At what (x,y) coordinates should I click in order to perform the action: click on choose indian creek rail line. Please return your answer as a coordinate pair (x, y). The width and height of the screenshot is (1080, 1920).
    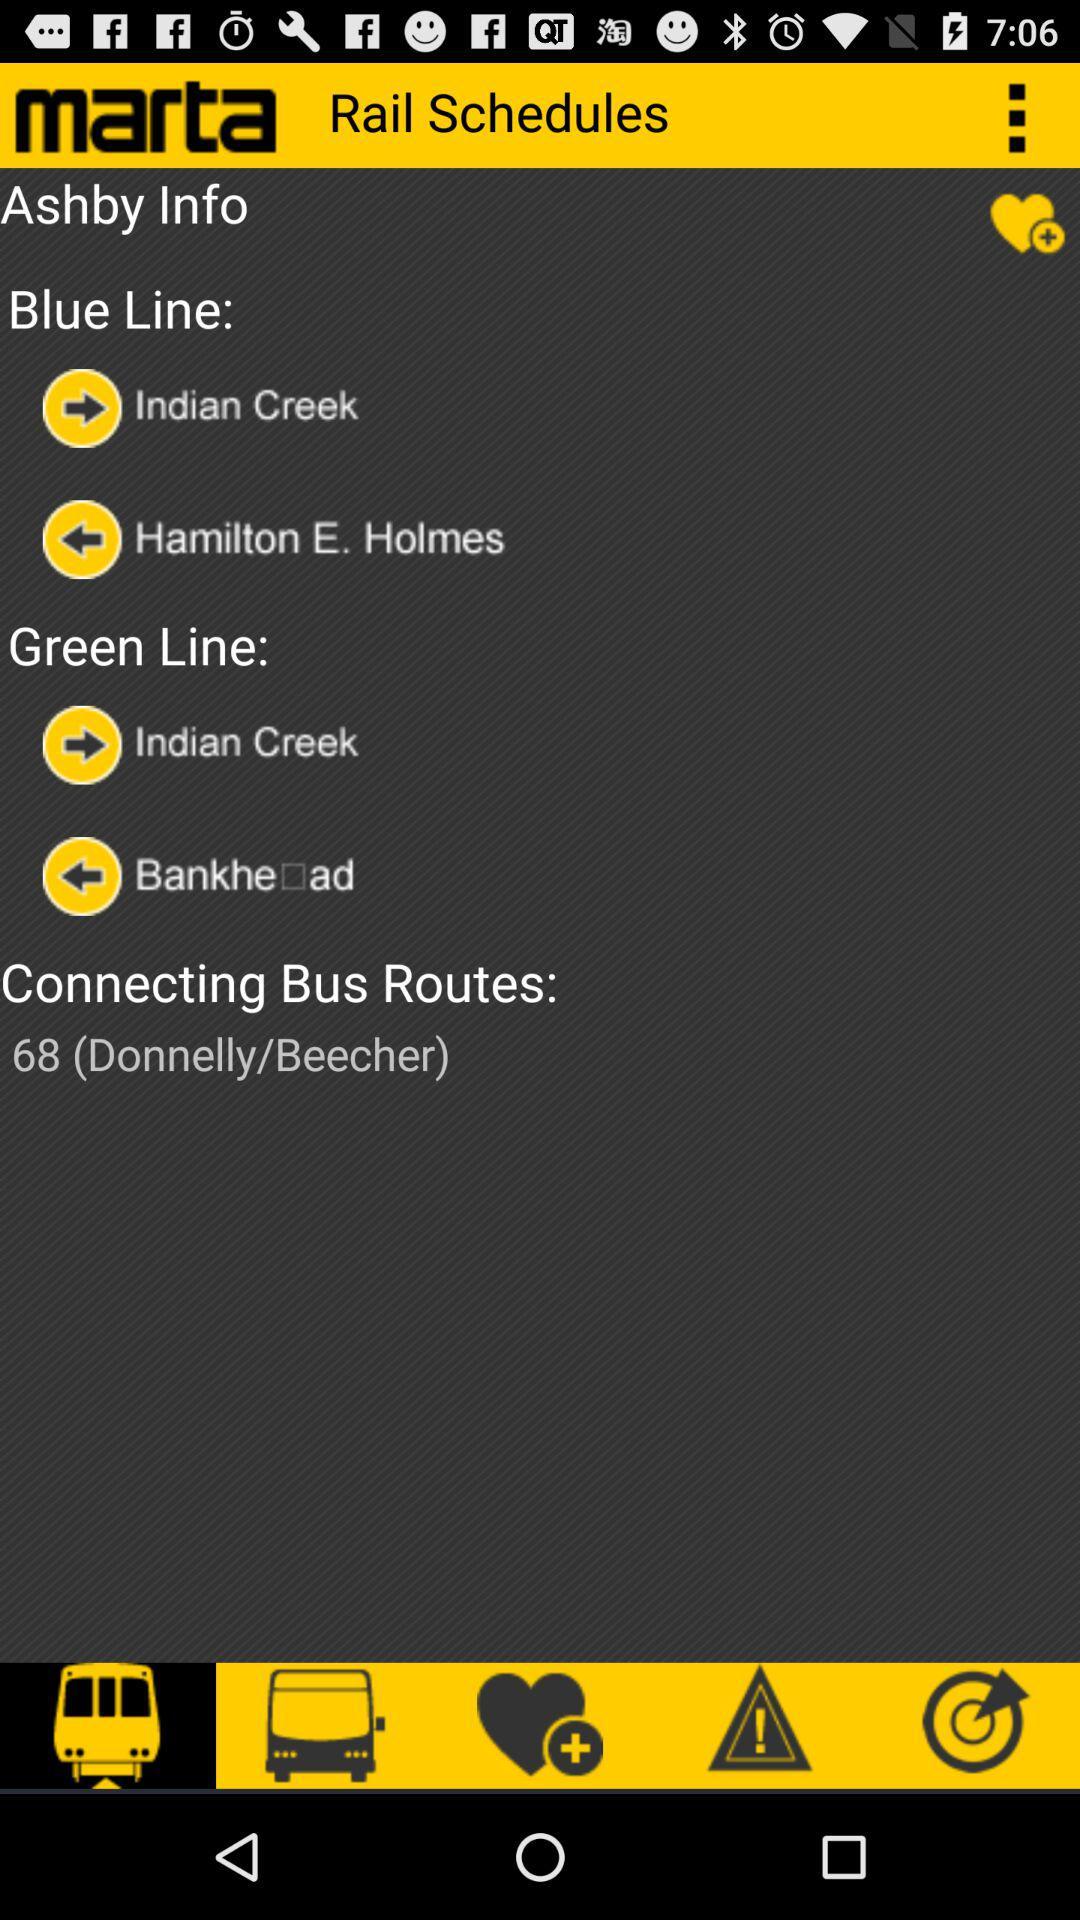
    Looking at the image, I should click on (207, 744).